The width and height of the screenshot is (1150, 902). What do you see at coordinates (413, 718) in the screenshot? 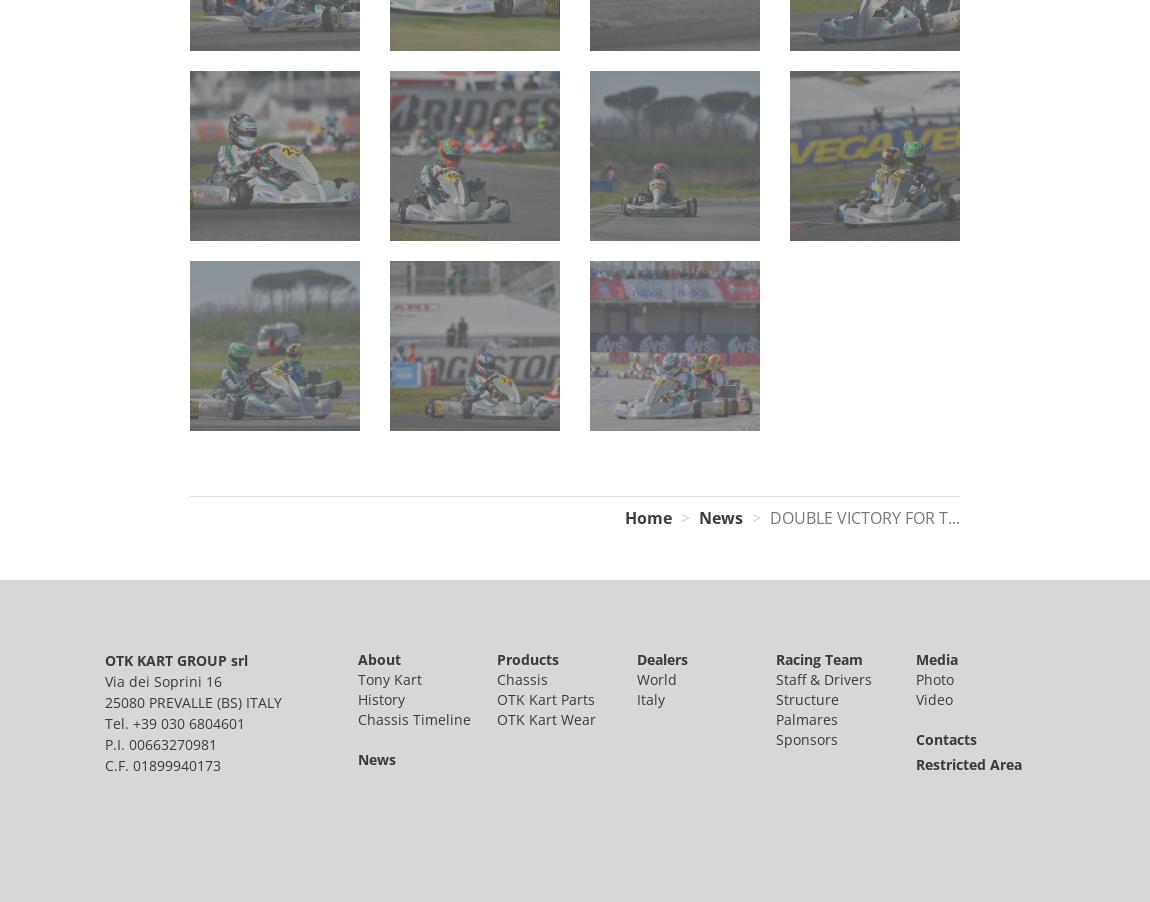
I see `'Chassis Timeline'` at bounding box center [413, 718].